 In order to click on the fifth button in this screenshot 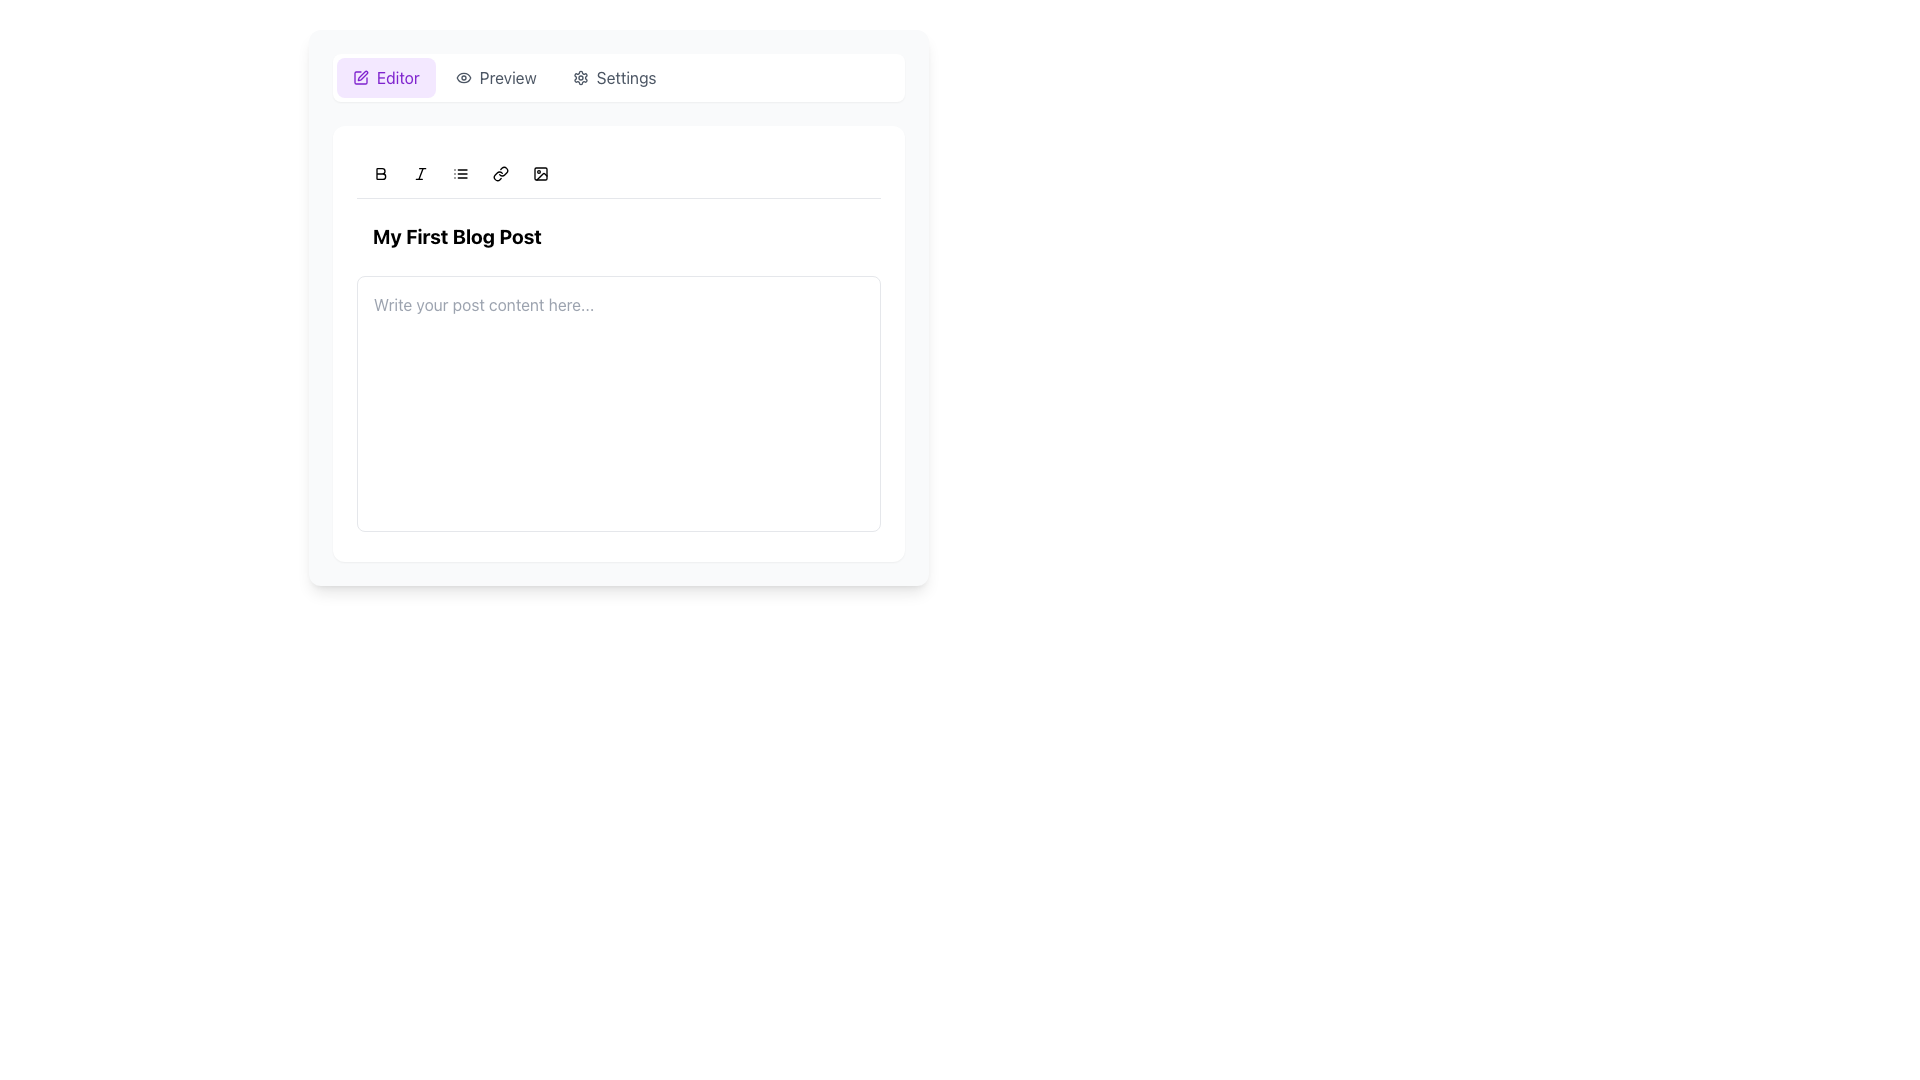, I will do `click(500, 172)`.